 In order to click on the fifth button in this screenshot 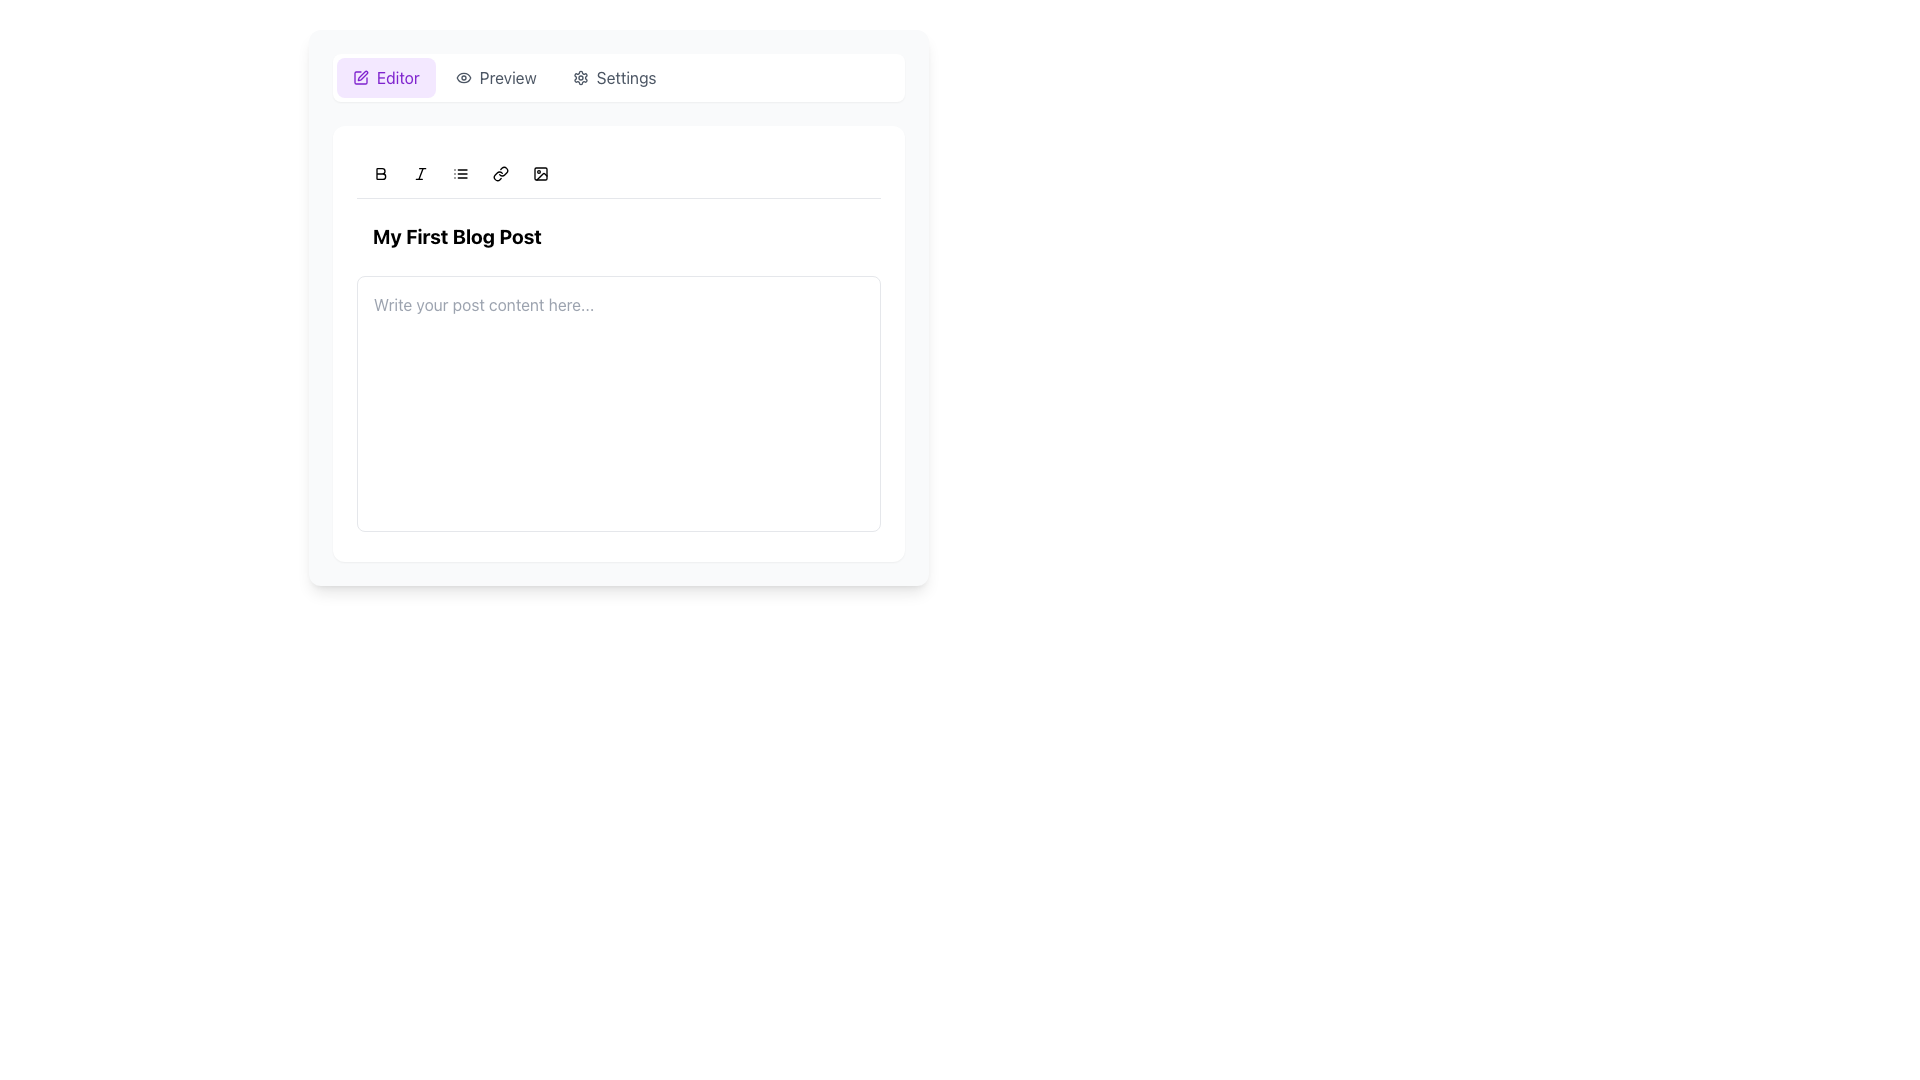, I will do `click(500, 172)`.